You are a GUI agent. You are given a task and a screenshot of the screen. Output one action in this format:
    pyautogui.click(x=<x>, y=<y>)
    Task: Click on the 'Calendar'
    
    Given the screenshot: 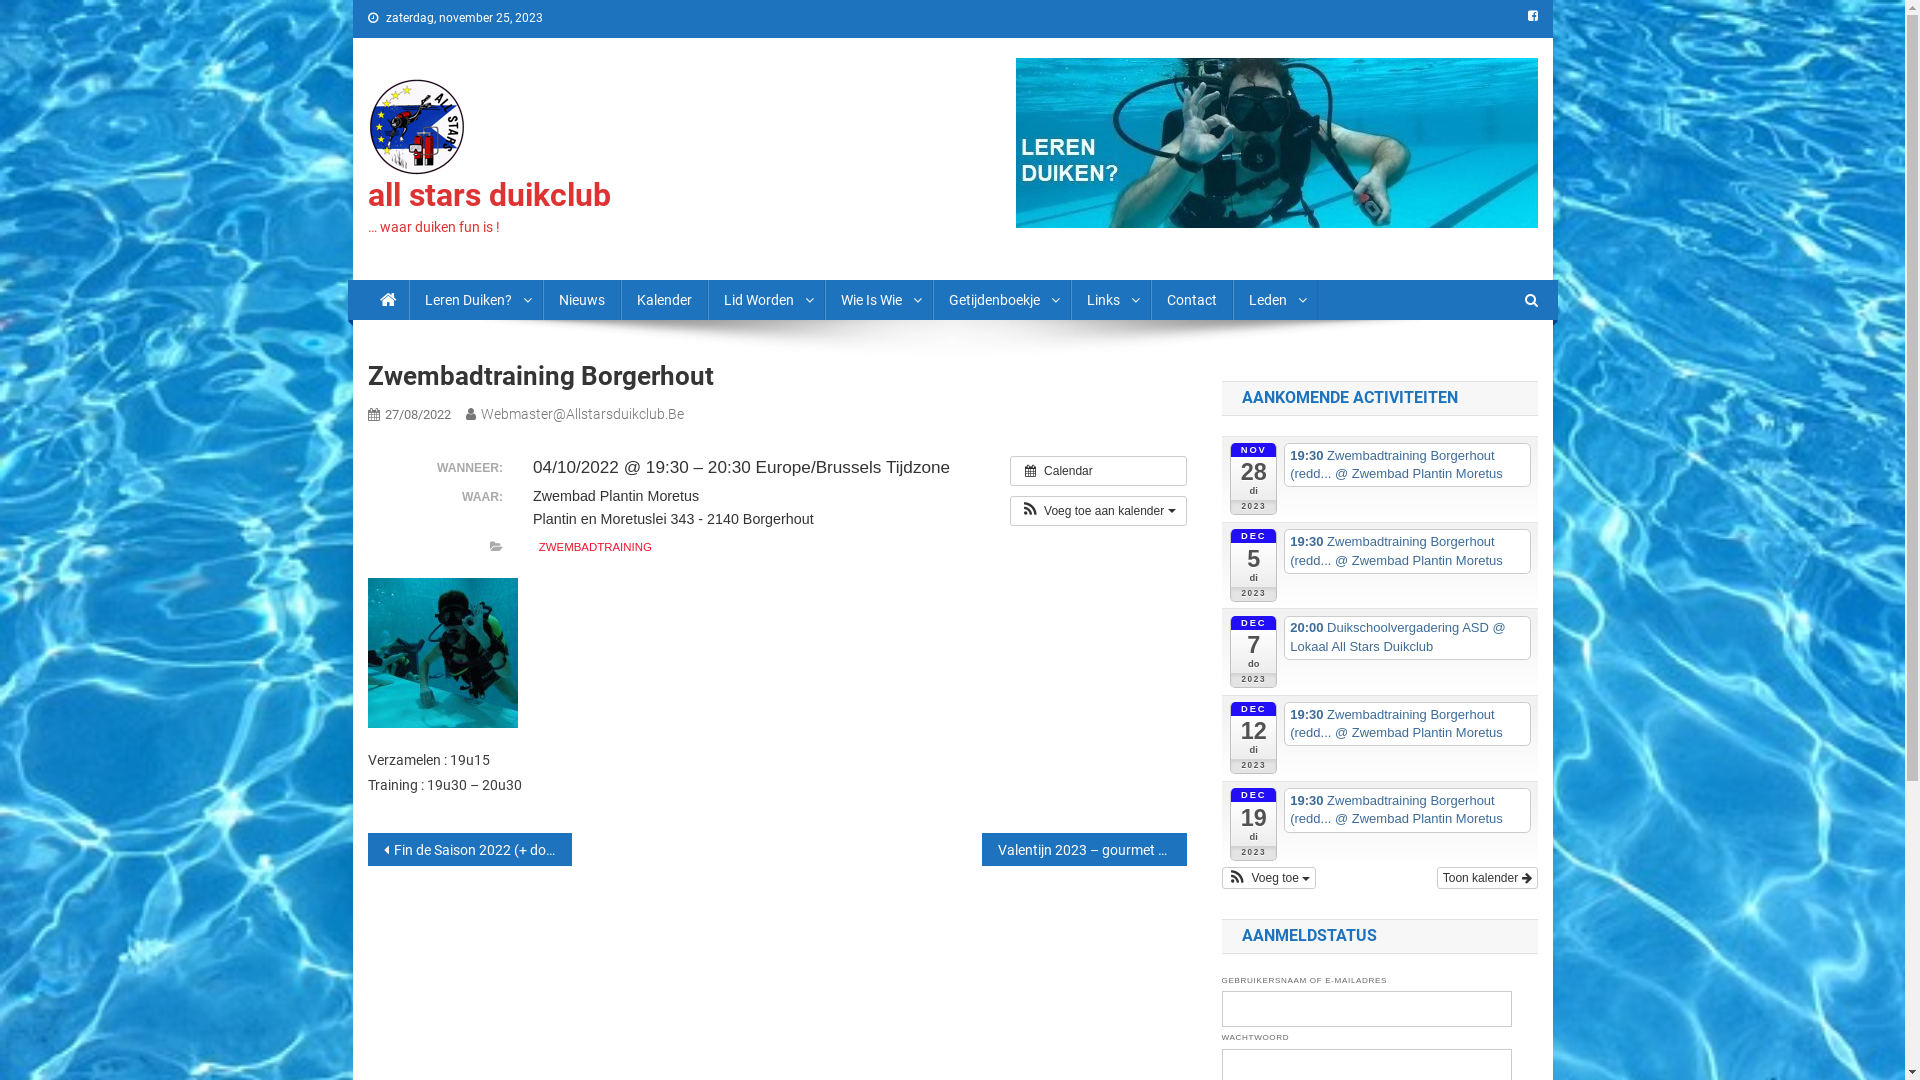 What is the action you would take?
    pyautogui.click(x=1097, y=470)
    